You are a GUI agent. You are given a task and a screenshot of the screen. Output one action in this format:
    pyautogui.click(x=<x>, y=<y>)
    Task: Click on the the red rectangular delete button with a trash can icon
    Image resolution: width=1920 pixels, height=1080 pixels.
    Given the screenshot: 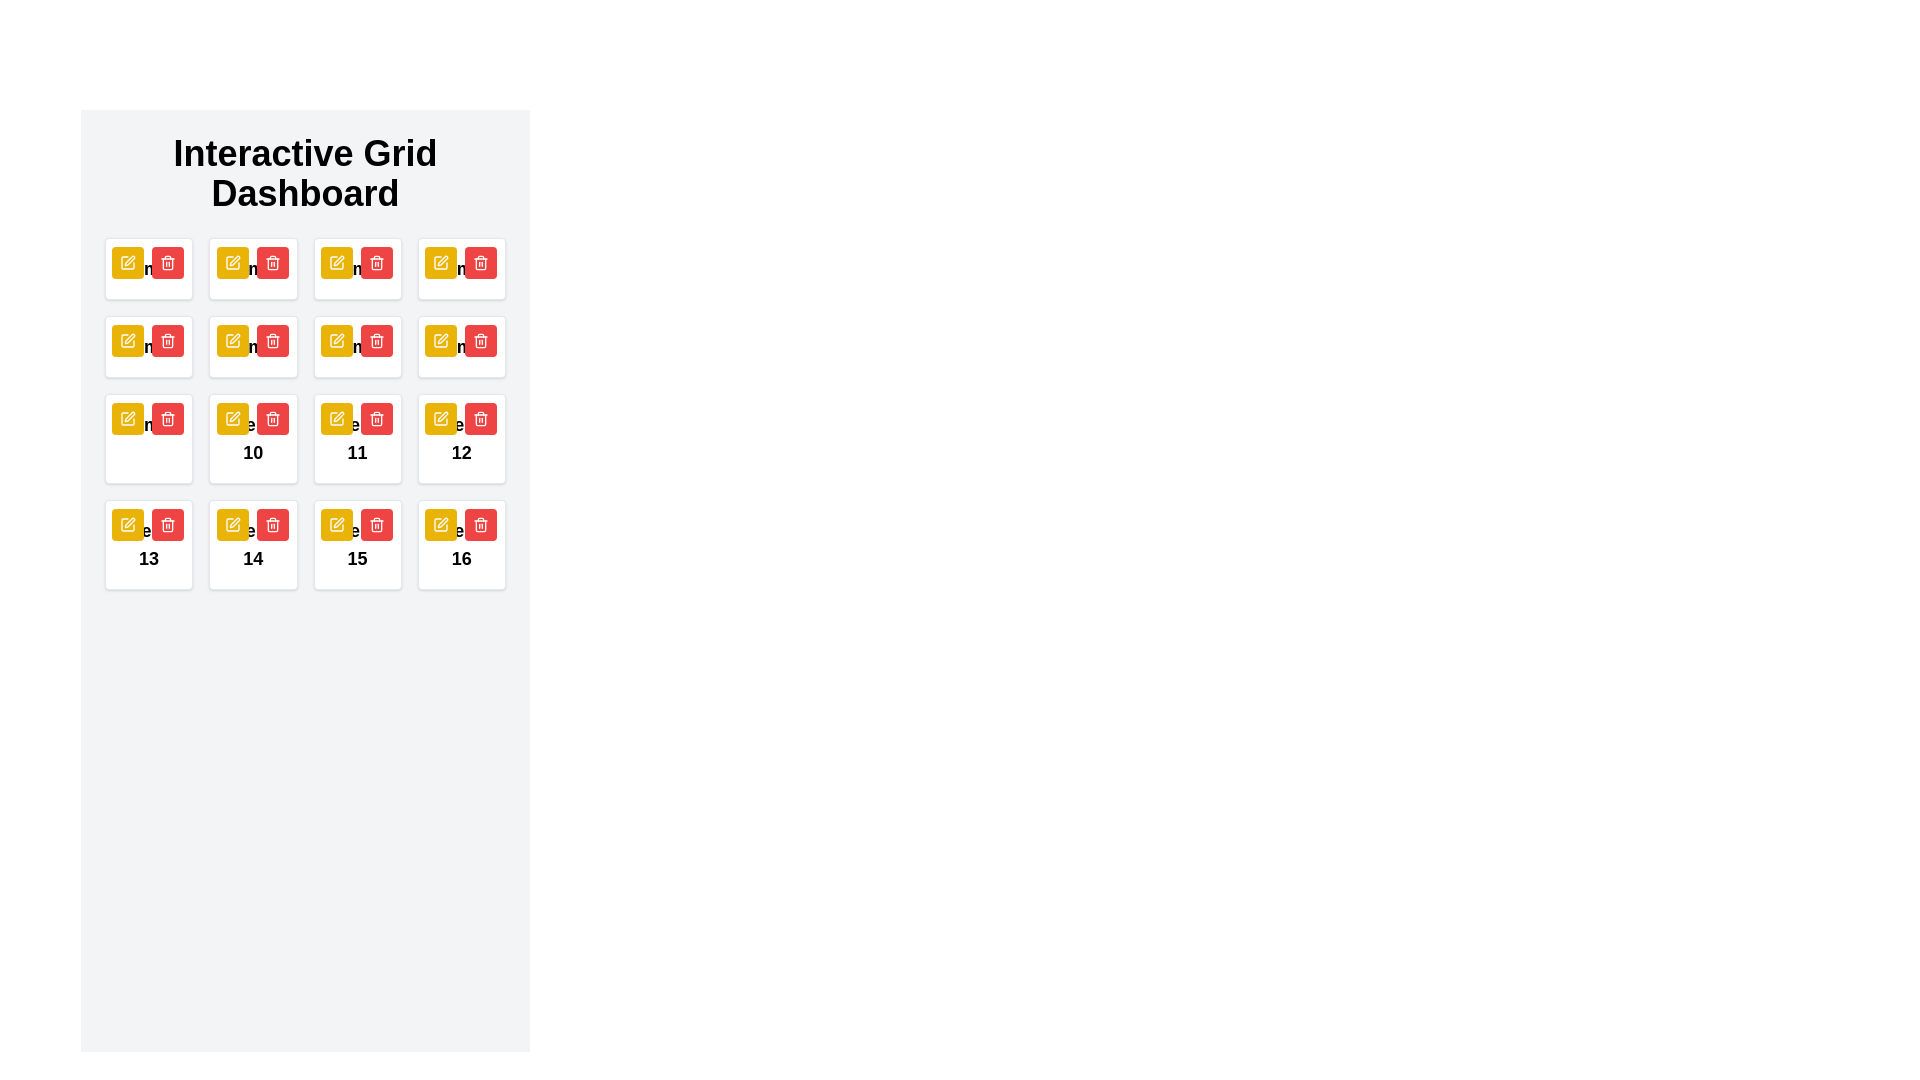 What is the action you would take?
    pyautogui.click(x=271, y=261)
    